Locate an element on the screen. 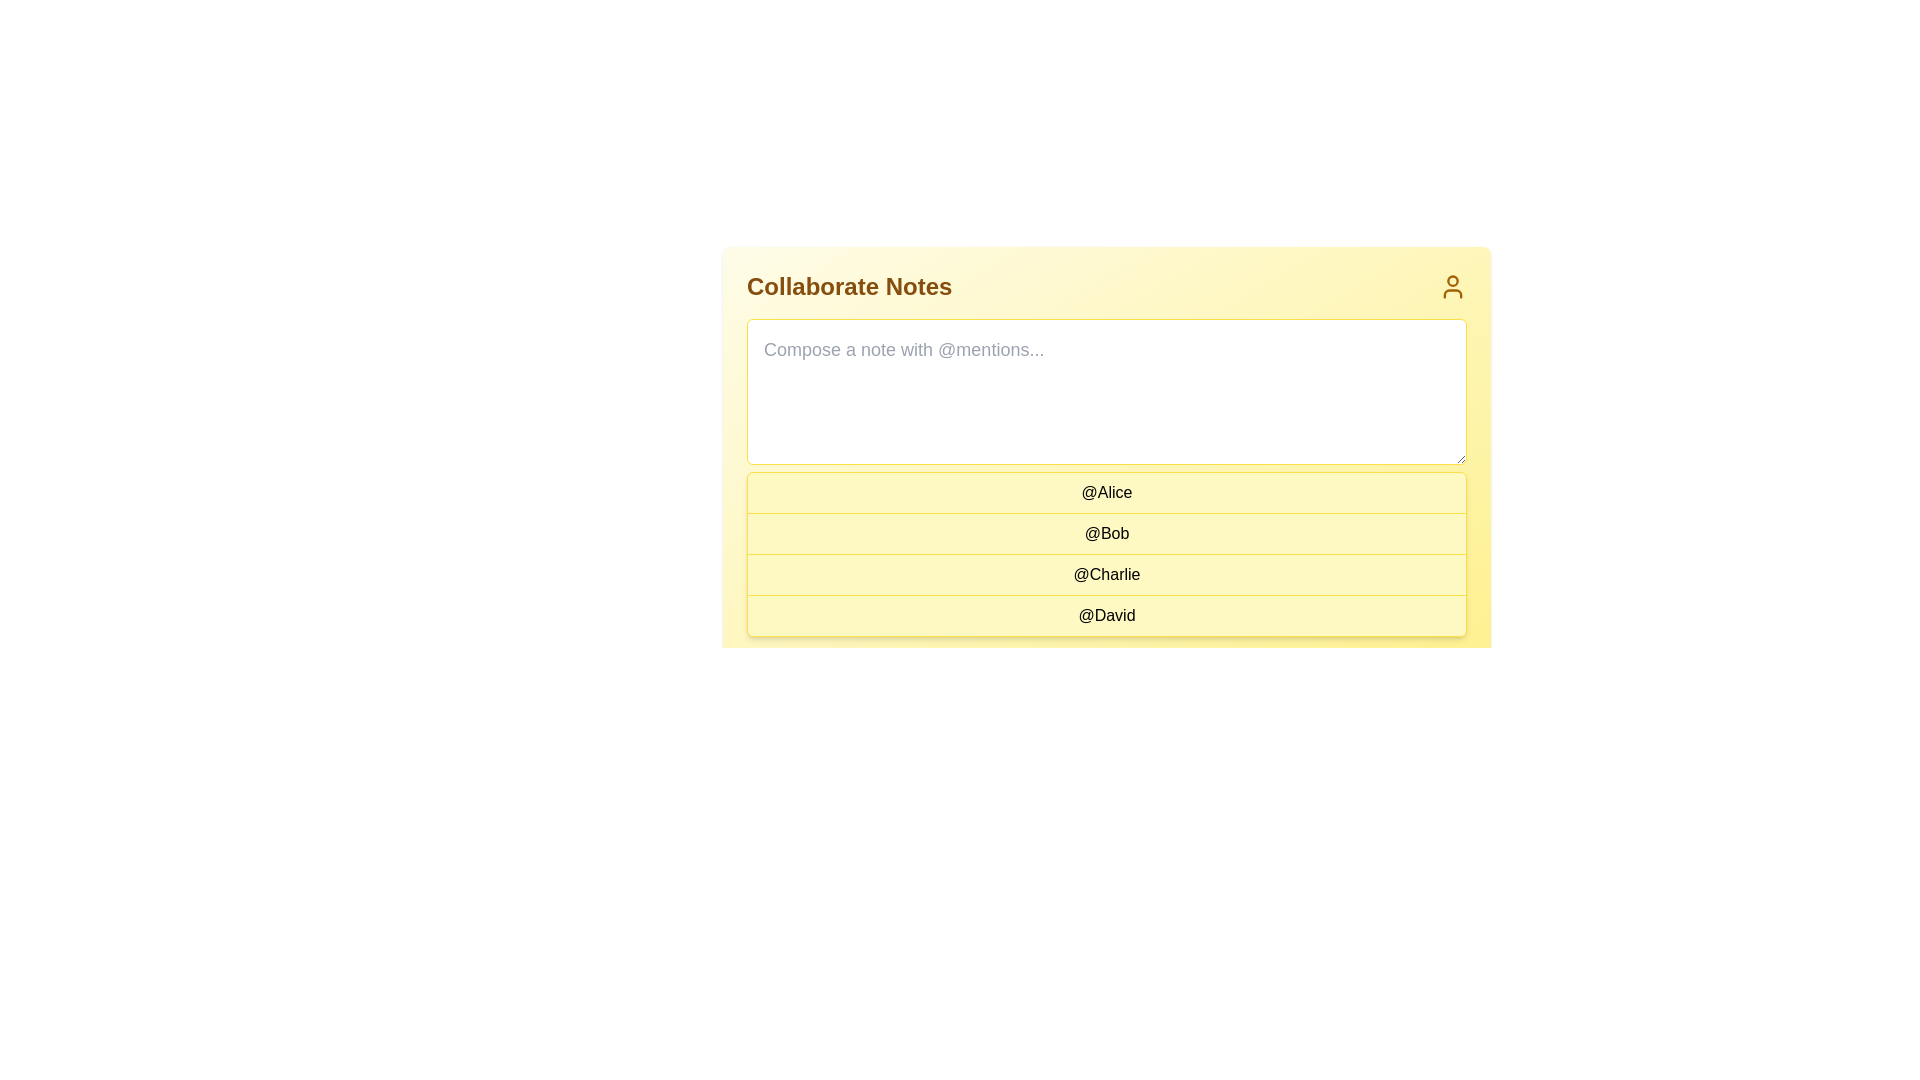 This screenshot has height=1080, width=1920. the bold, large-sized header text that reads 'Collaborate Notes', which is styled in a prominent yellowish-brown color and positioned at the top-left of a yellow panel is located at coordinates (849, 286).